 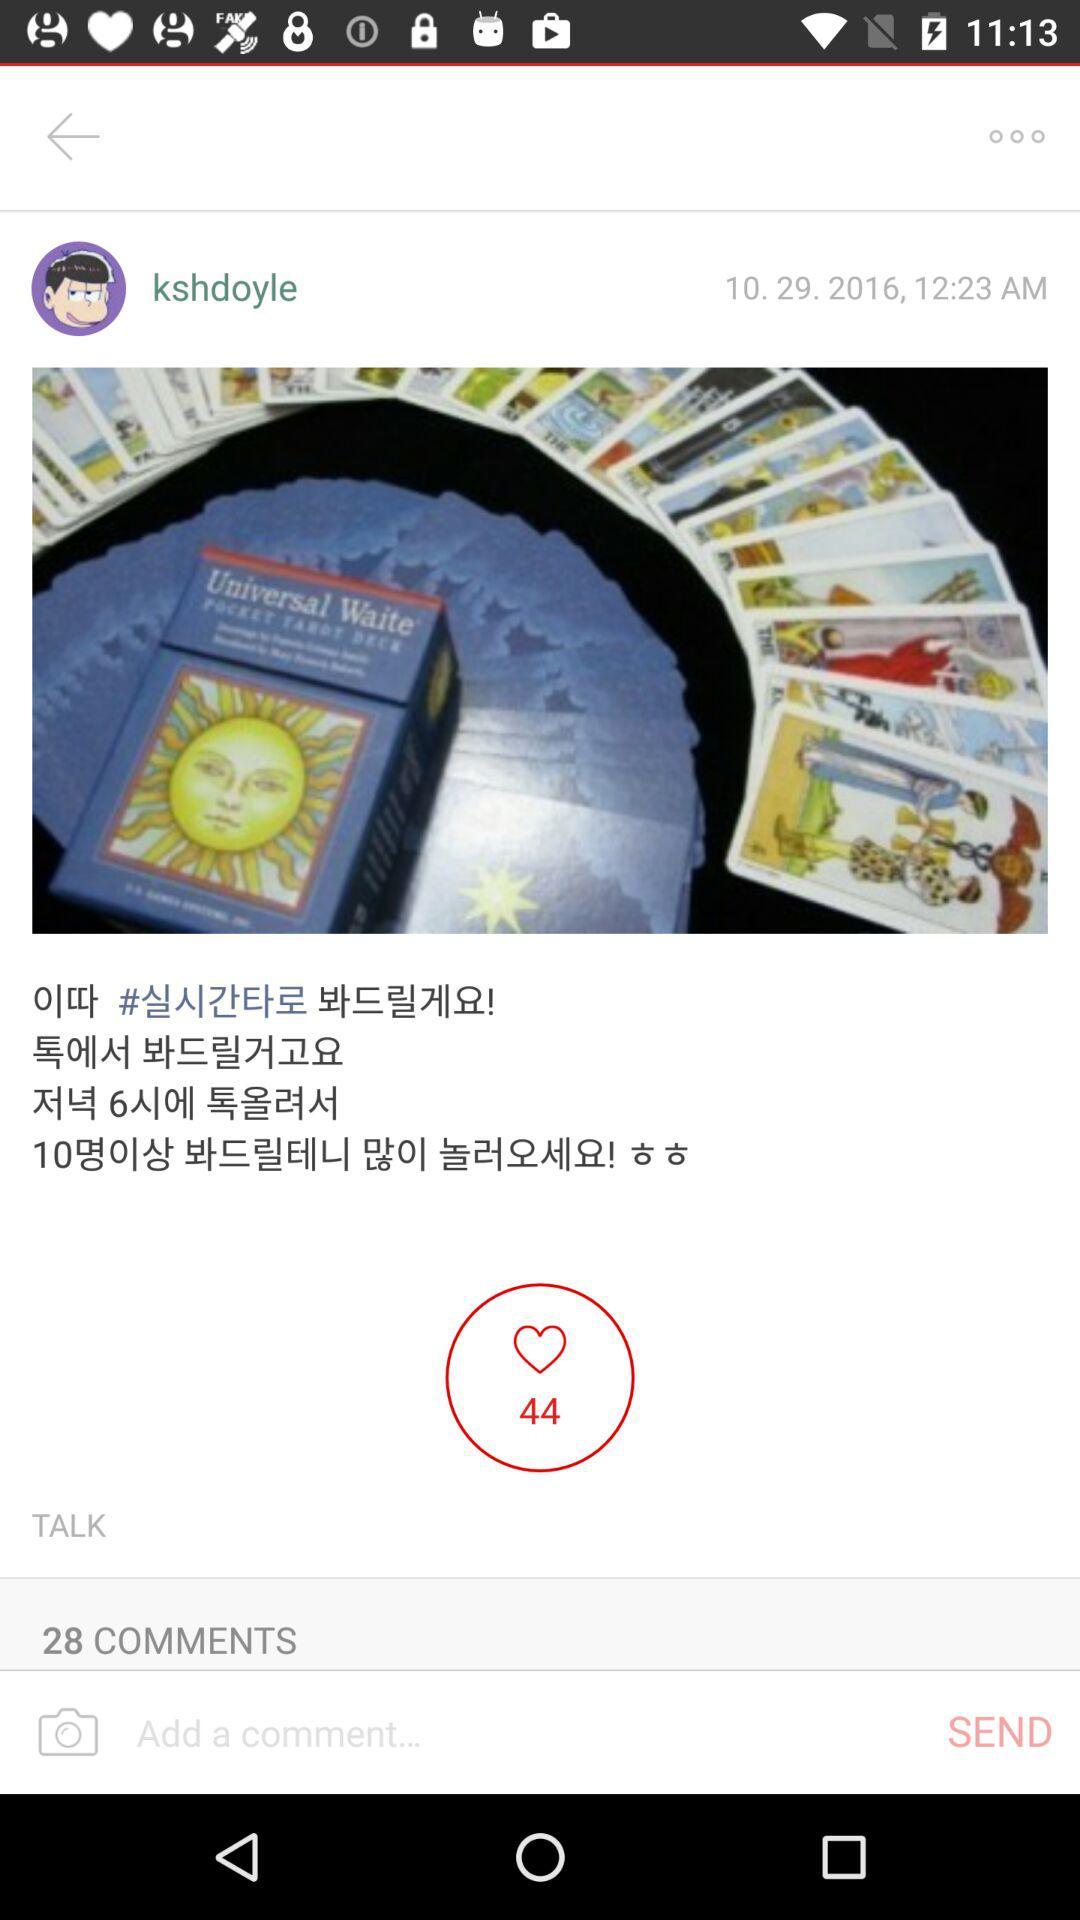 What do you see at coordinates (224, 287) in the screenshot?
I see `kshdoyle` at bounding box center [224, 287].